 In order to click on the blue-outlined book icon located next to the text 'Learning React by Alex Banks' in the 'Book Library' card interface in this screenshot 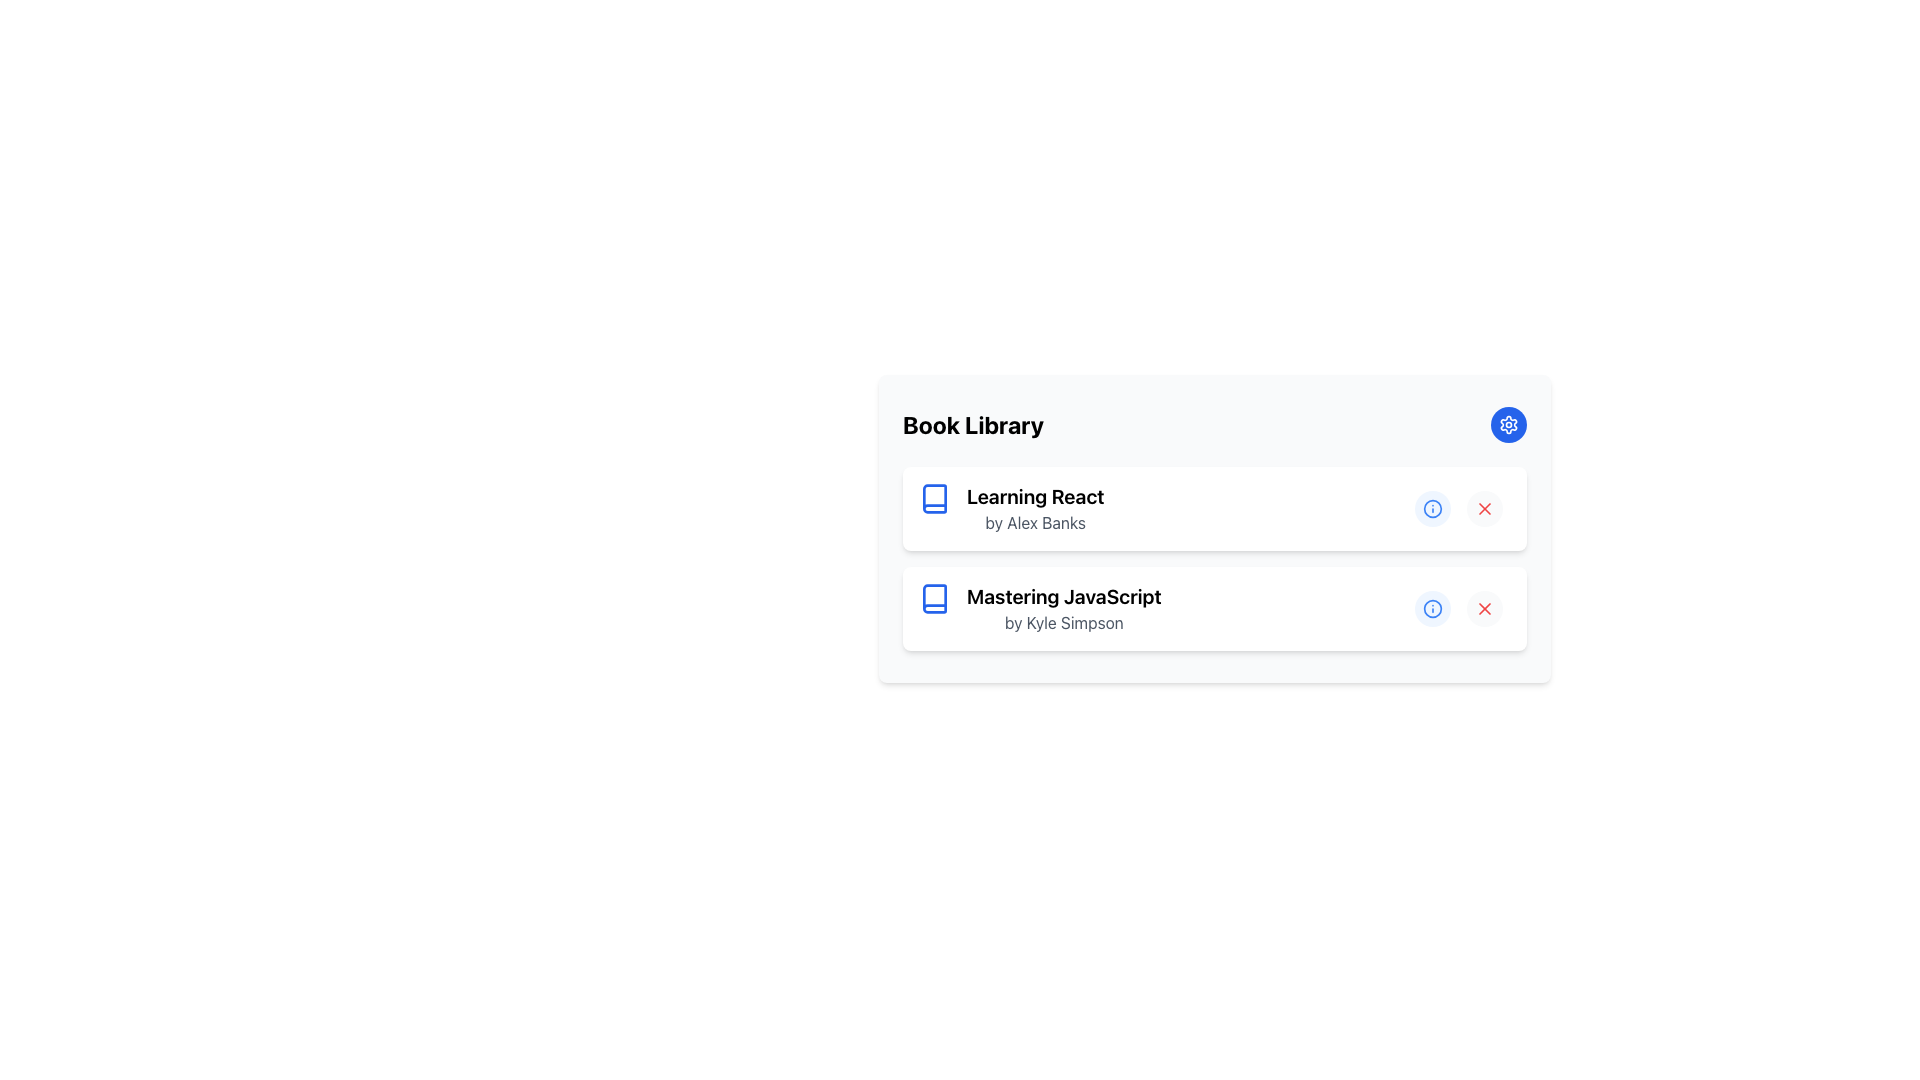, I will do `click(934, 496)`.